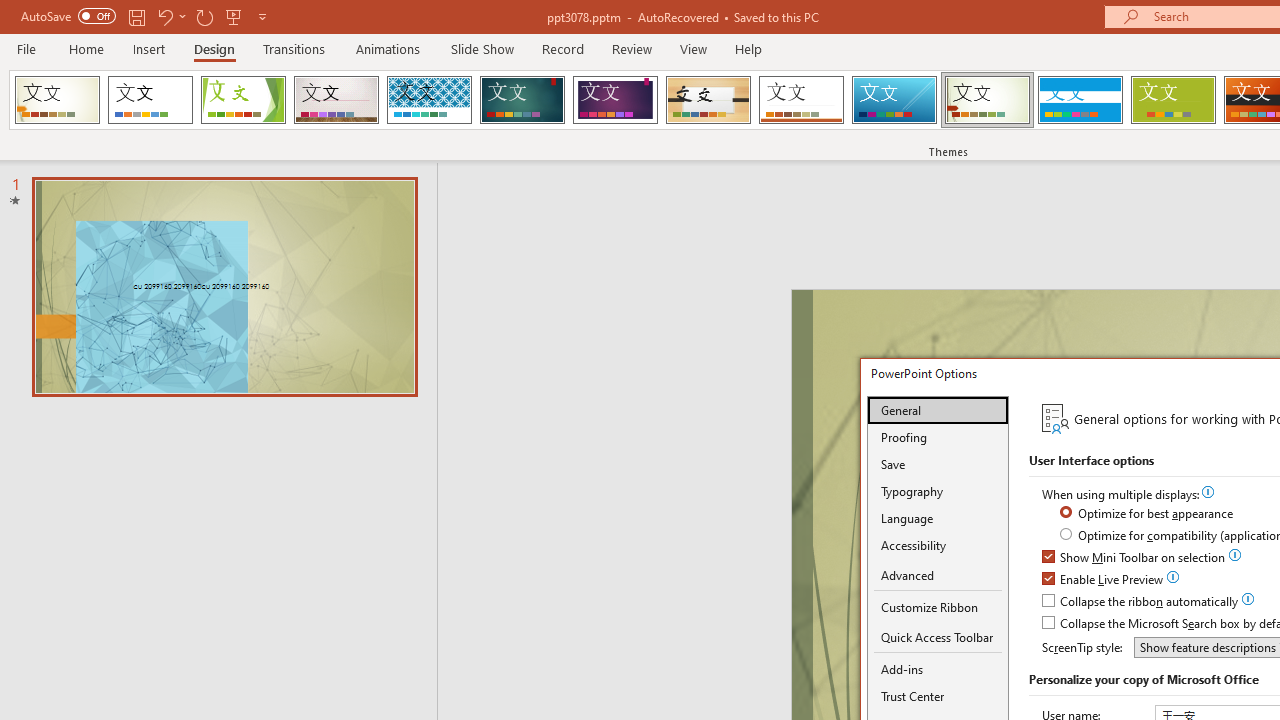 The height and width of the screenshot is (720, 1280). I want to click on 'Customize Ribbon', so click(937, 606).